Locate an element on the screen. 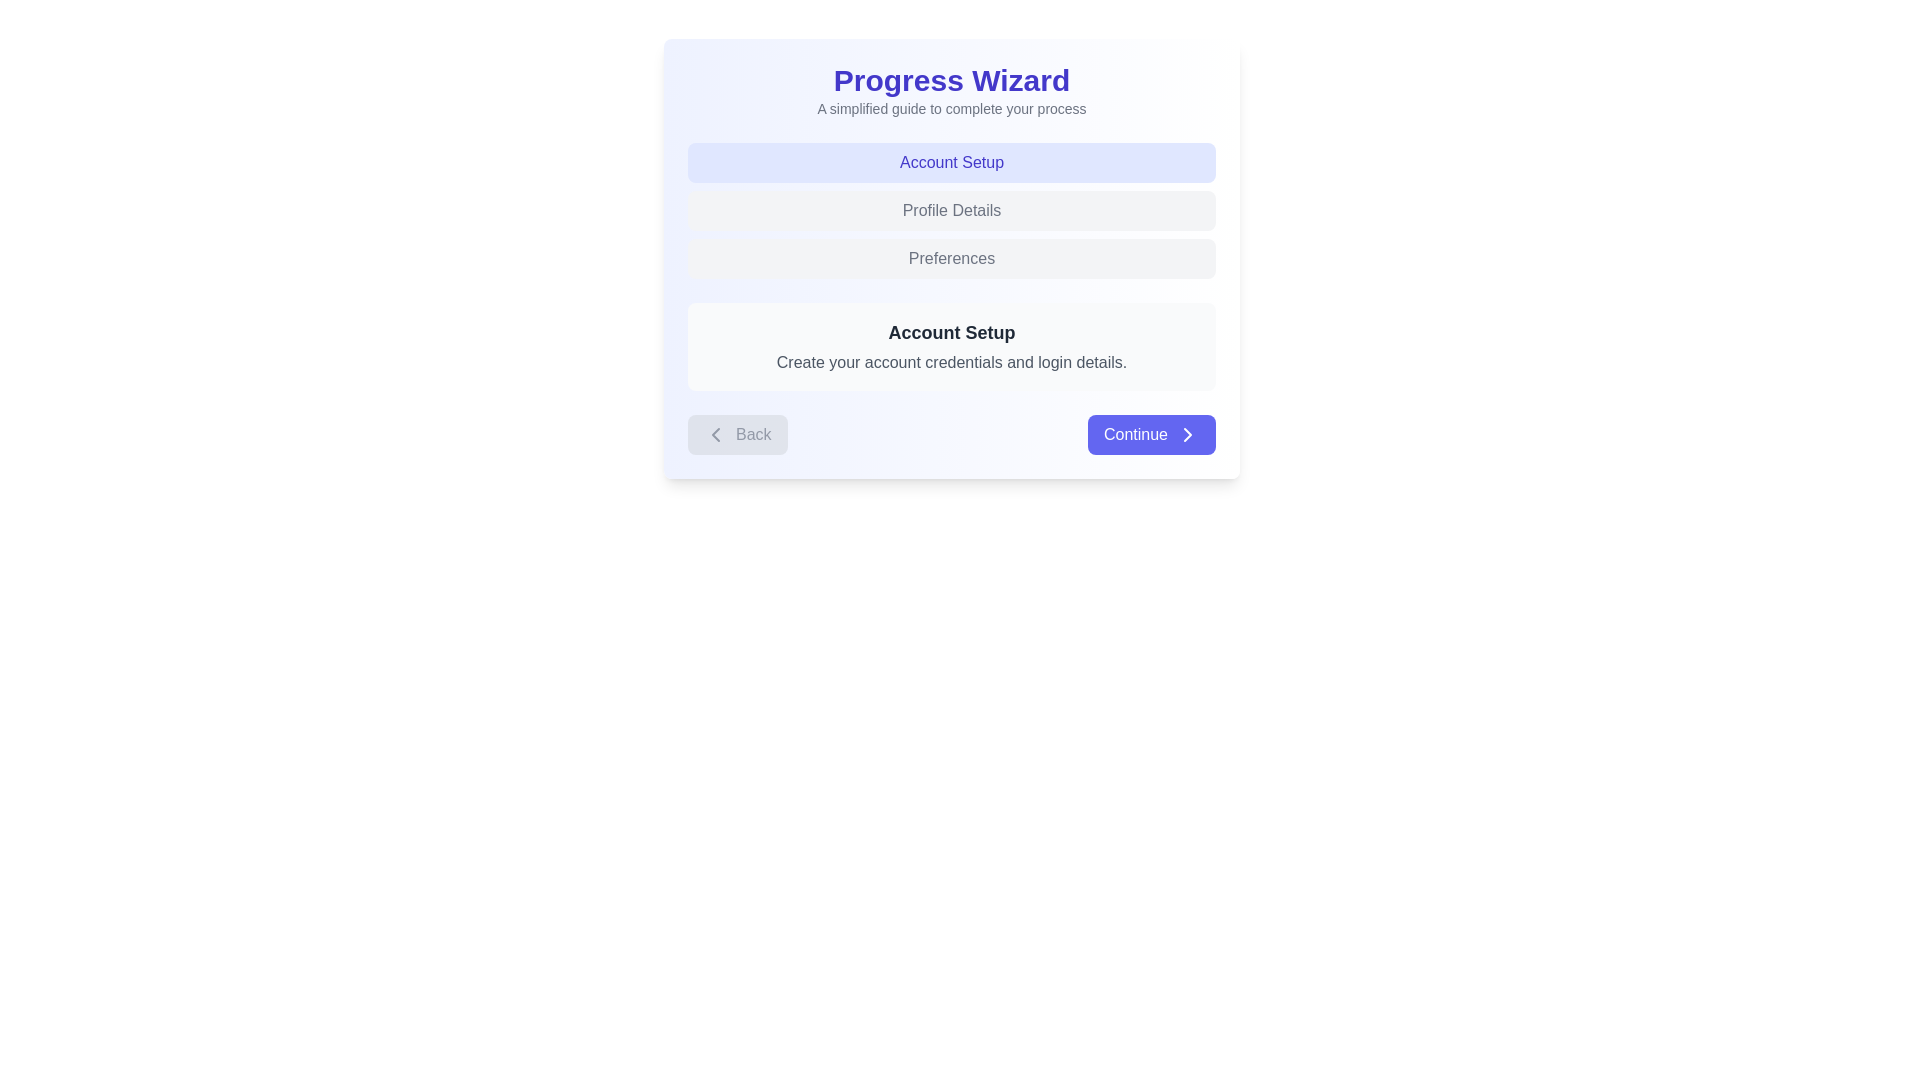  the chevron icon located on the right edge of the 'Continue' button, which indicates forward navigation is located at coordinates (1188, 434).